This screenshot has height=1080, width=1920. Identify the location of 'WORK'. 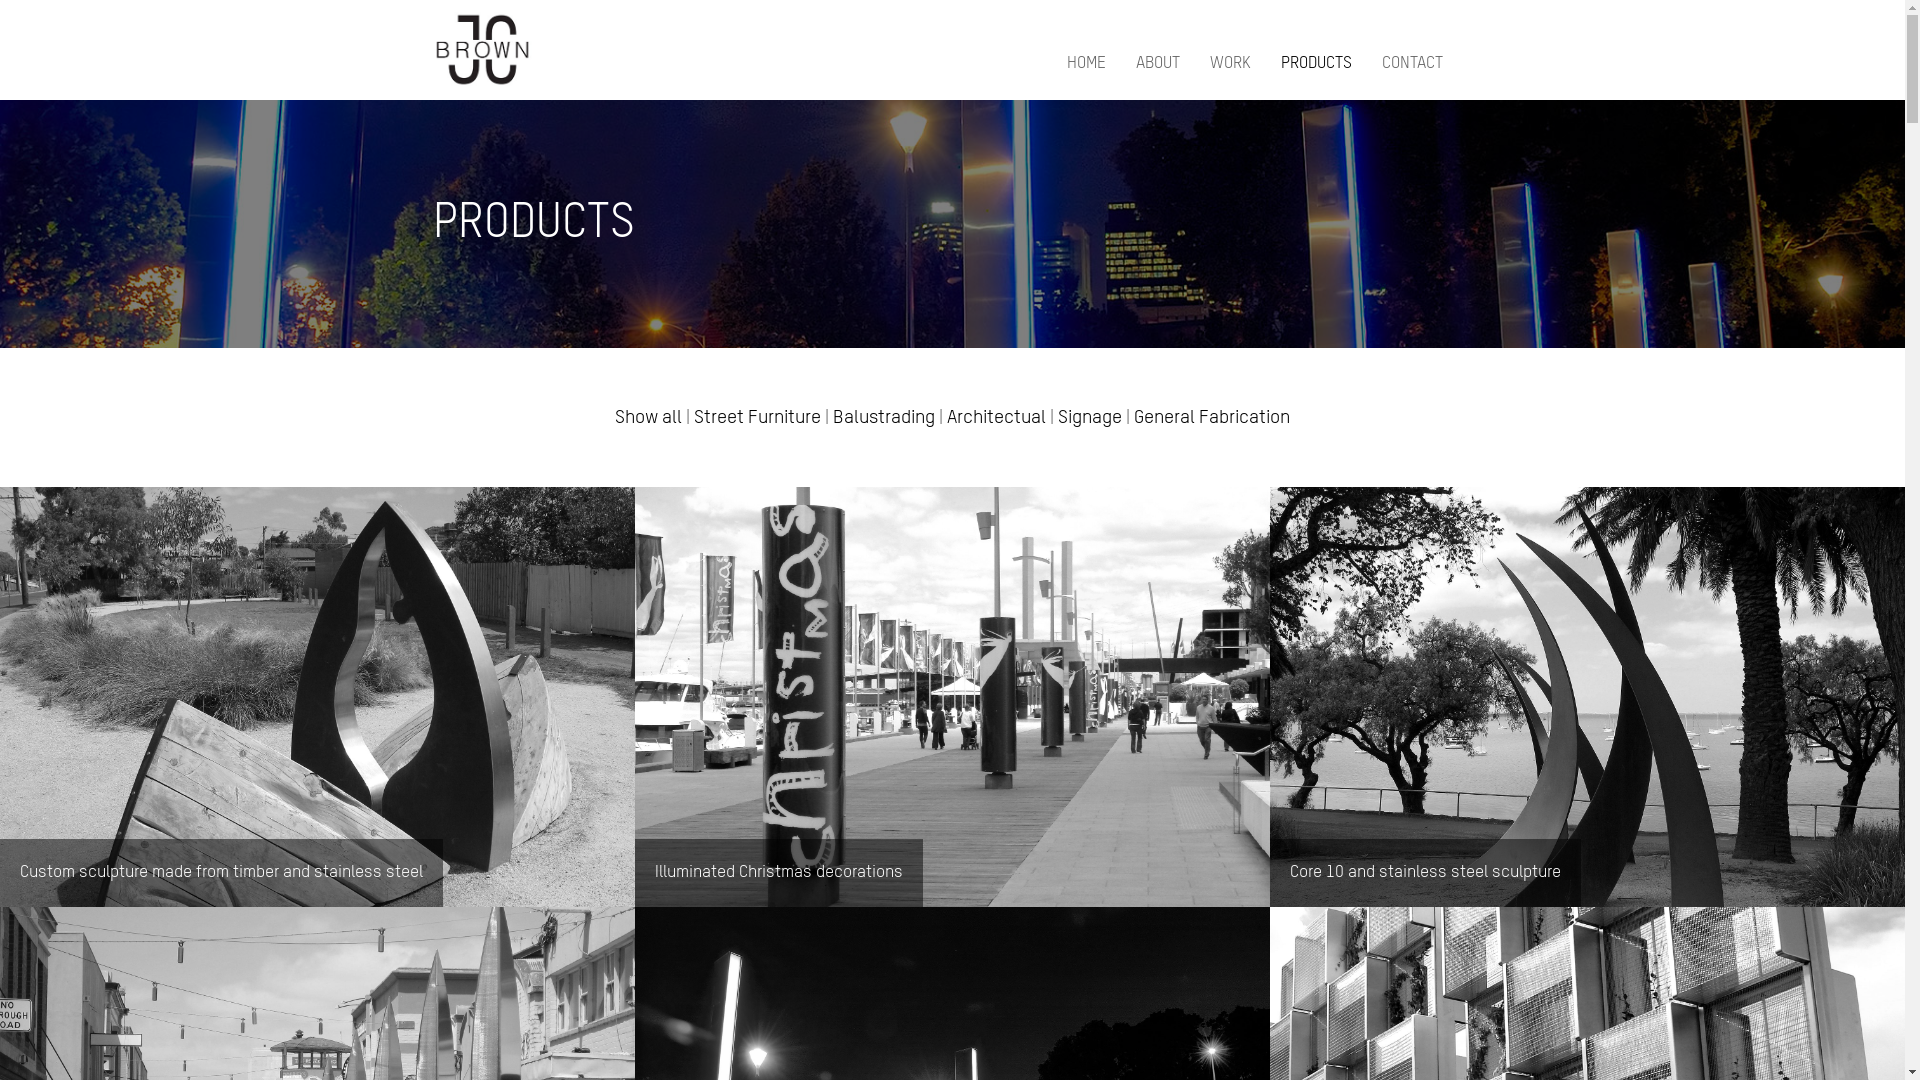
(1229, 64).